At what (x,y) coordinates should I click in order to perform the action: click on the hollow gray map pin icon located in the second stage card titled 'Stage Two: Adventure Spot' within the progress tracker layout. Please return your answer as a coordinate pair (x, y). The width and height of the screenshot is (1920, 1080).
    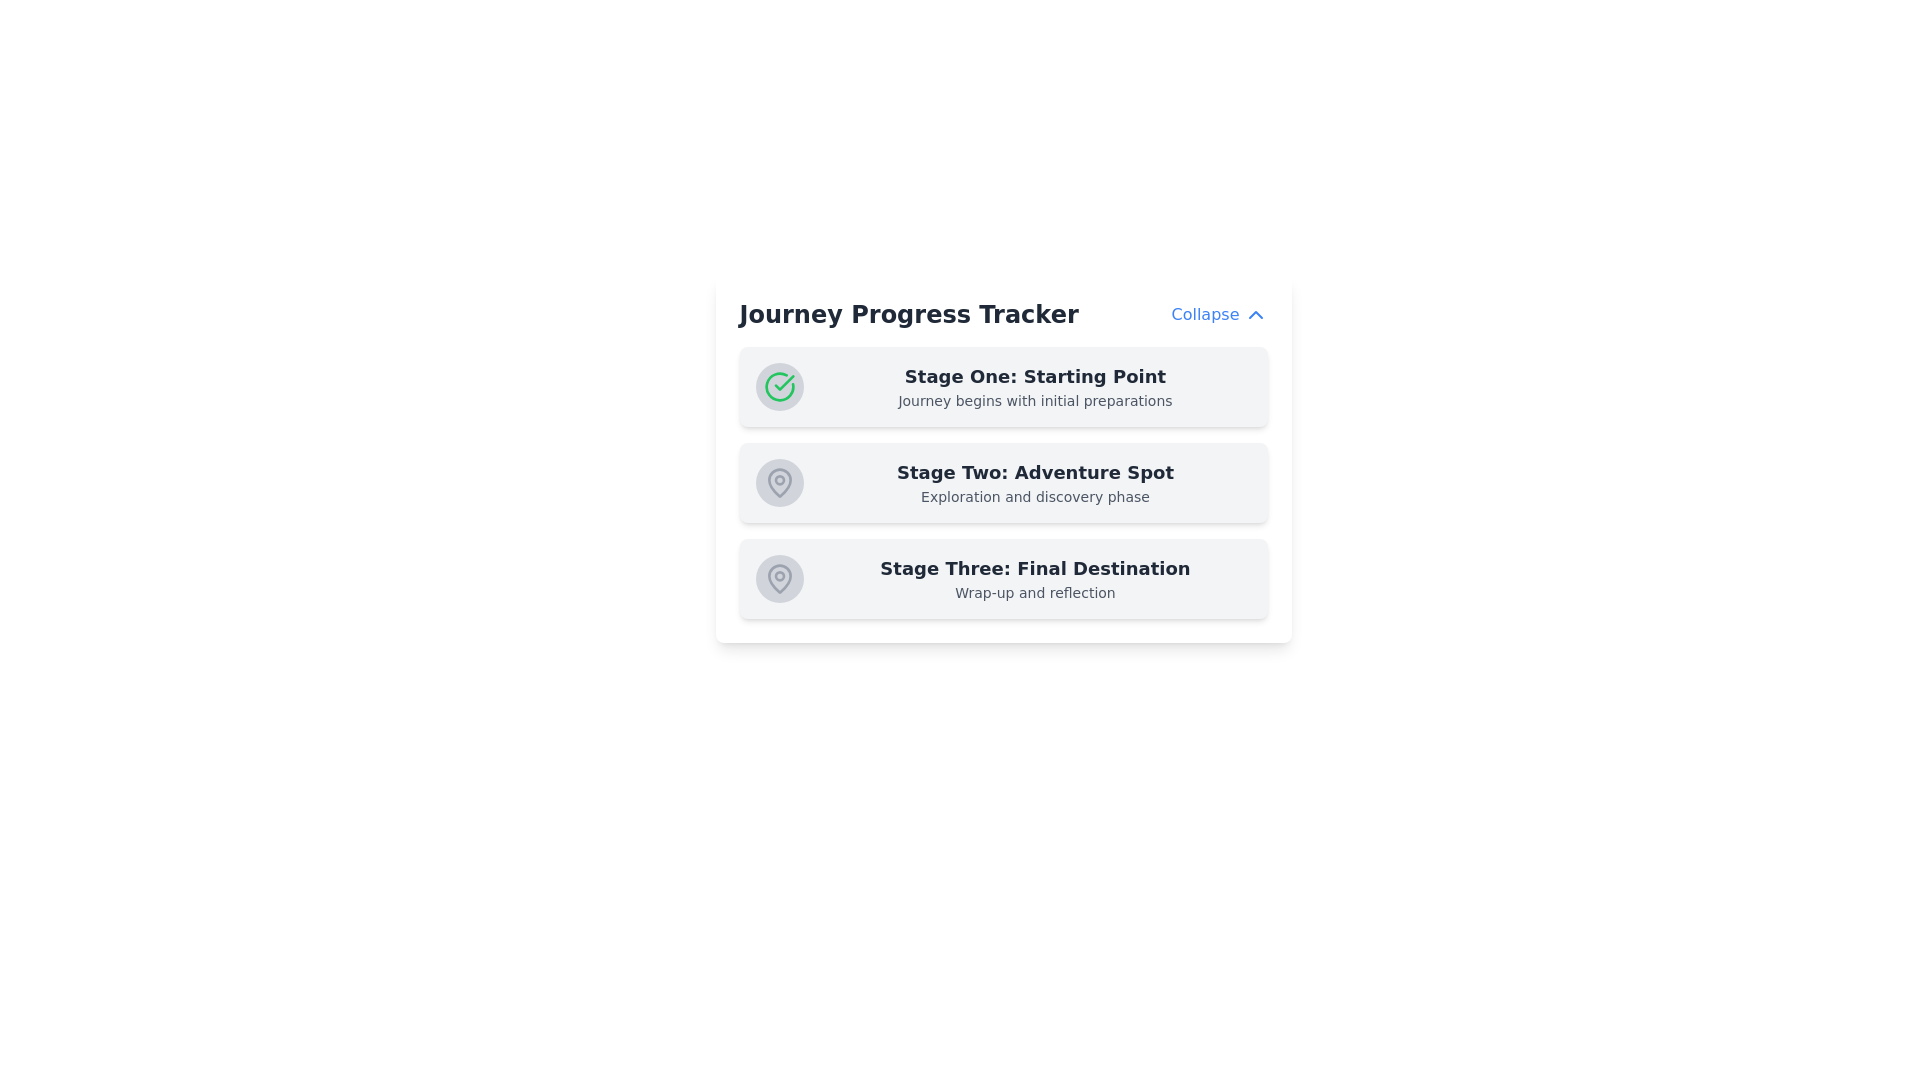
    Looking at the image, I should click on (778, 482).